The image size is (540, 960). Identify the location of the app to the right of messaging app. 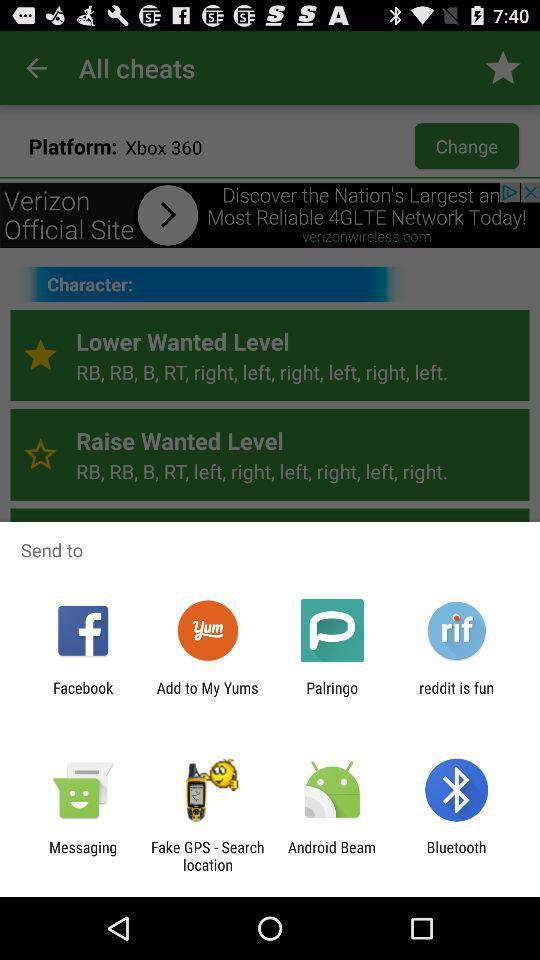
(206, 855).